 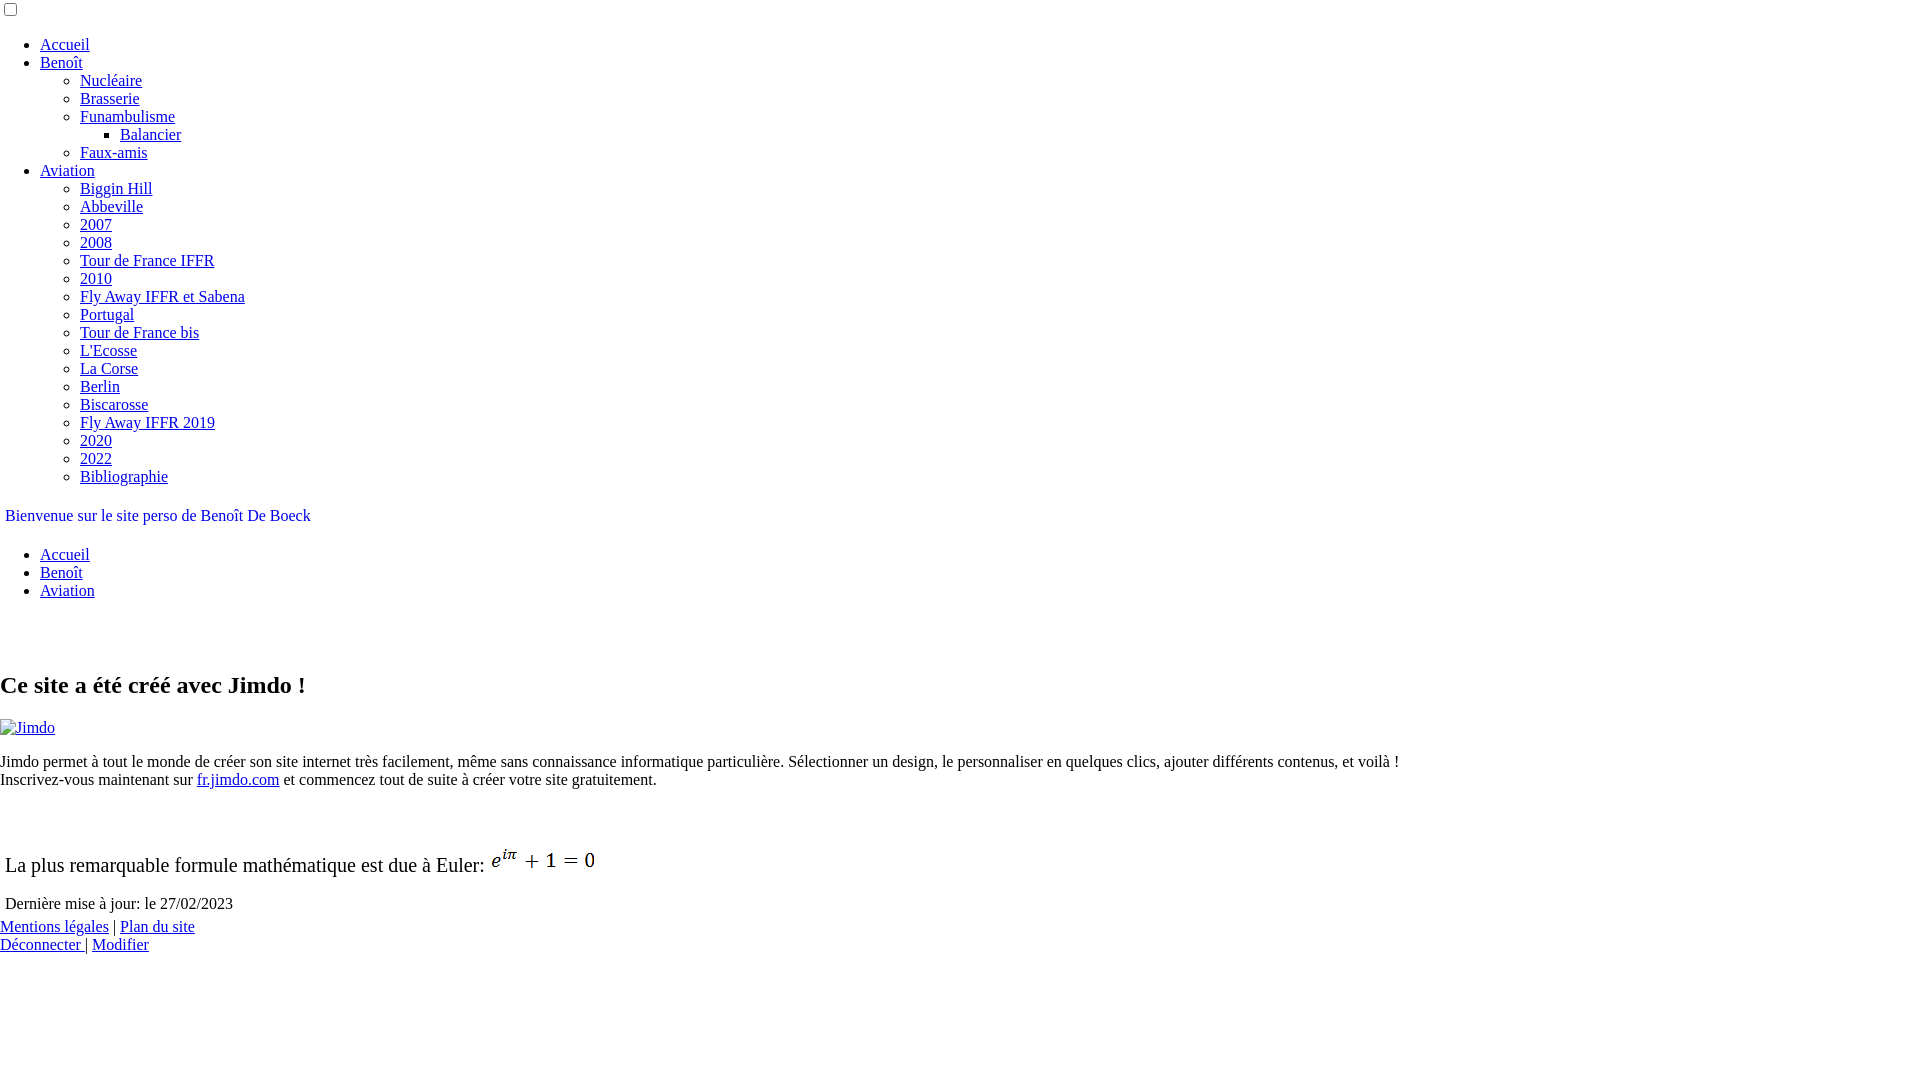 What do you see at coordinates (156, 926) in the screenshot?
I see `'Plan du site'` at bounding box center [156, 926].